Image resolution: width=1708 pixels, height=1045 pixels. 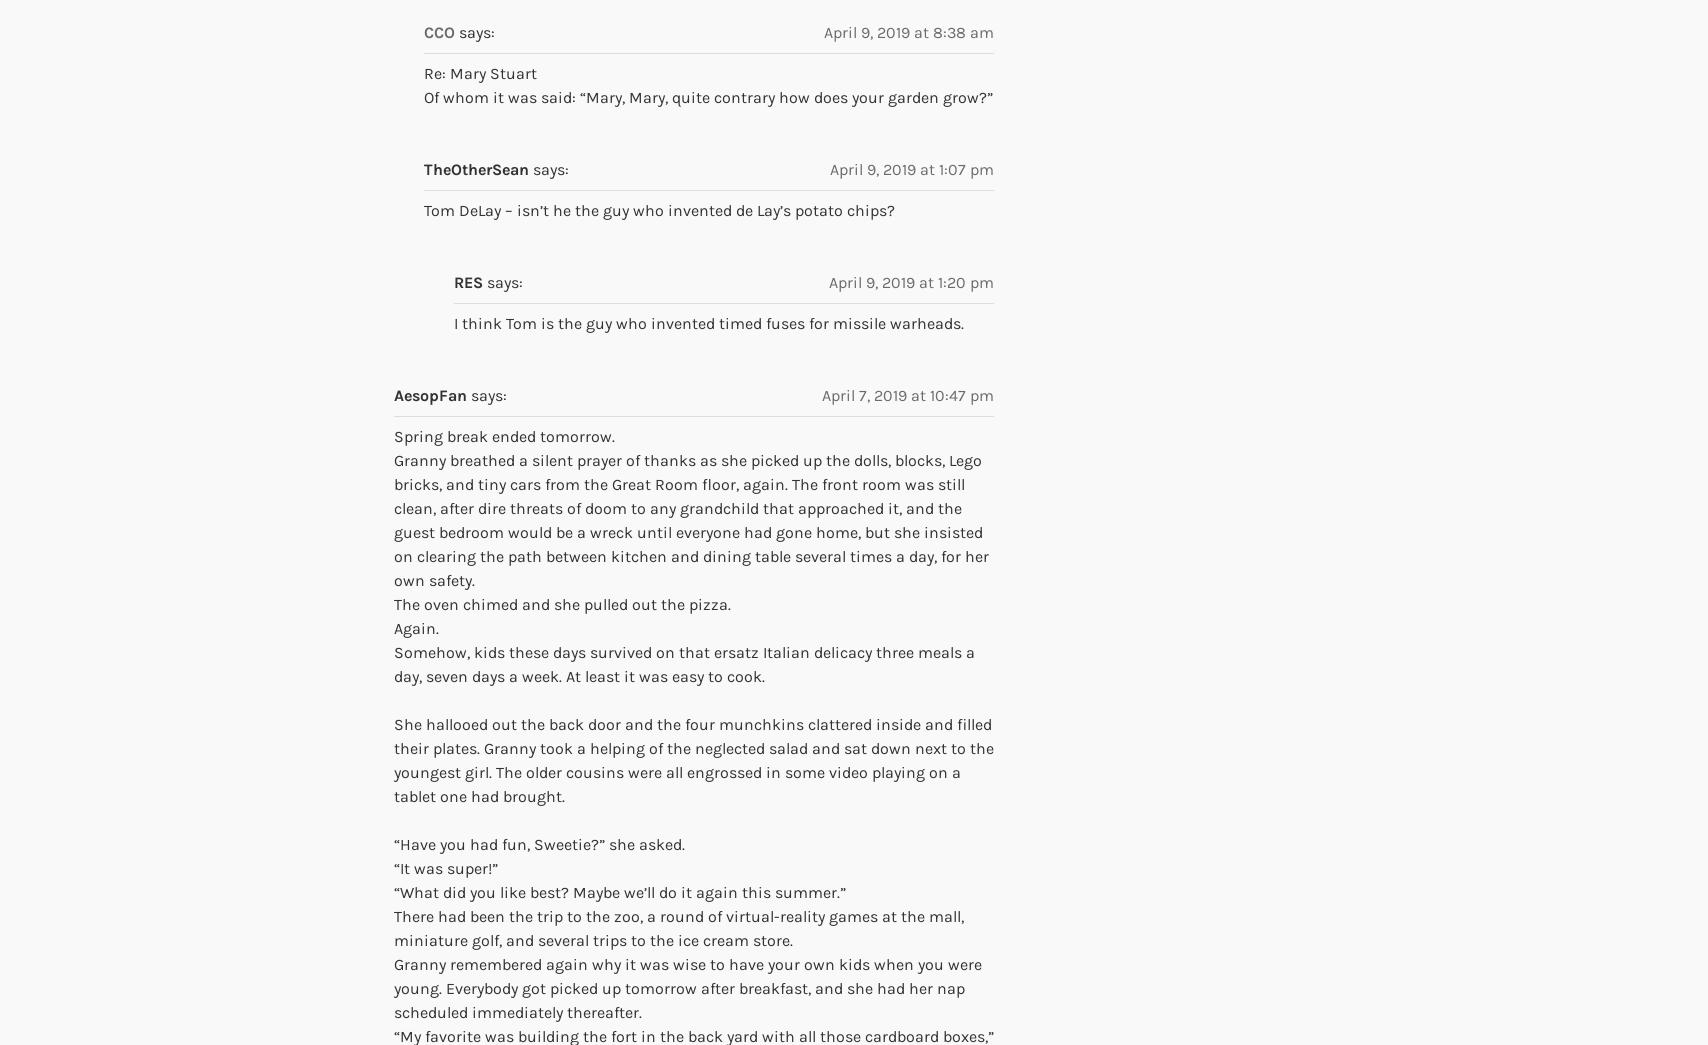 I want to click on 'April 9, 2019 at 1:07 pm', so click(x=912, y=168).